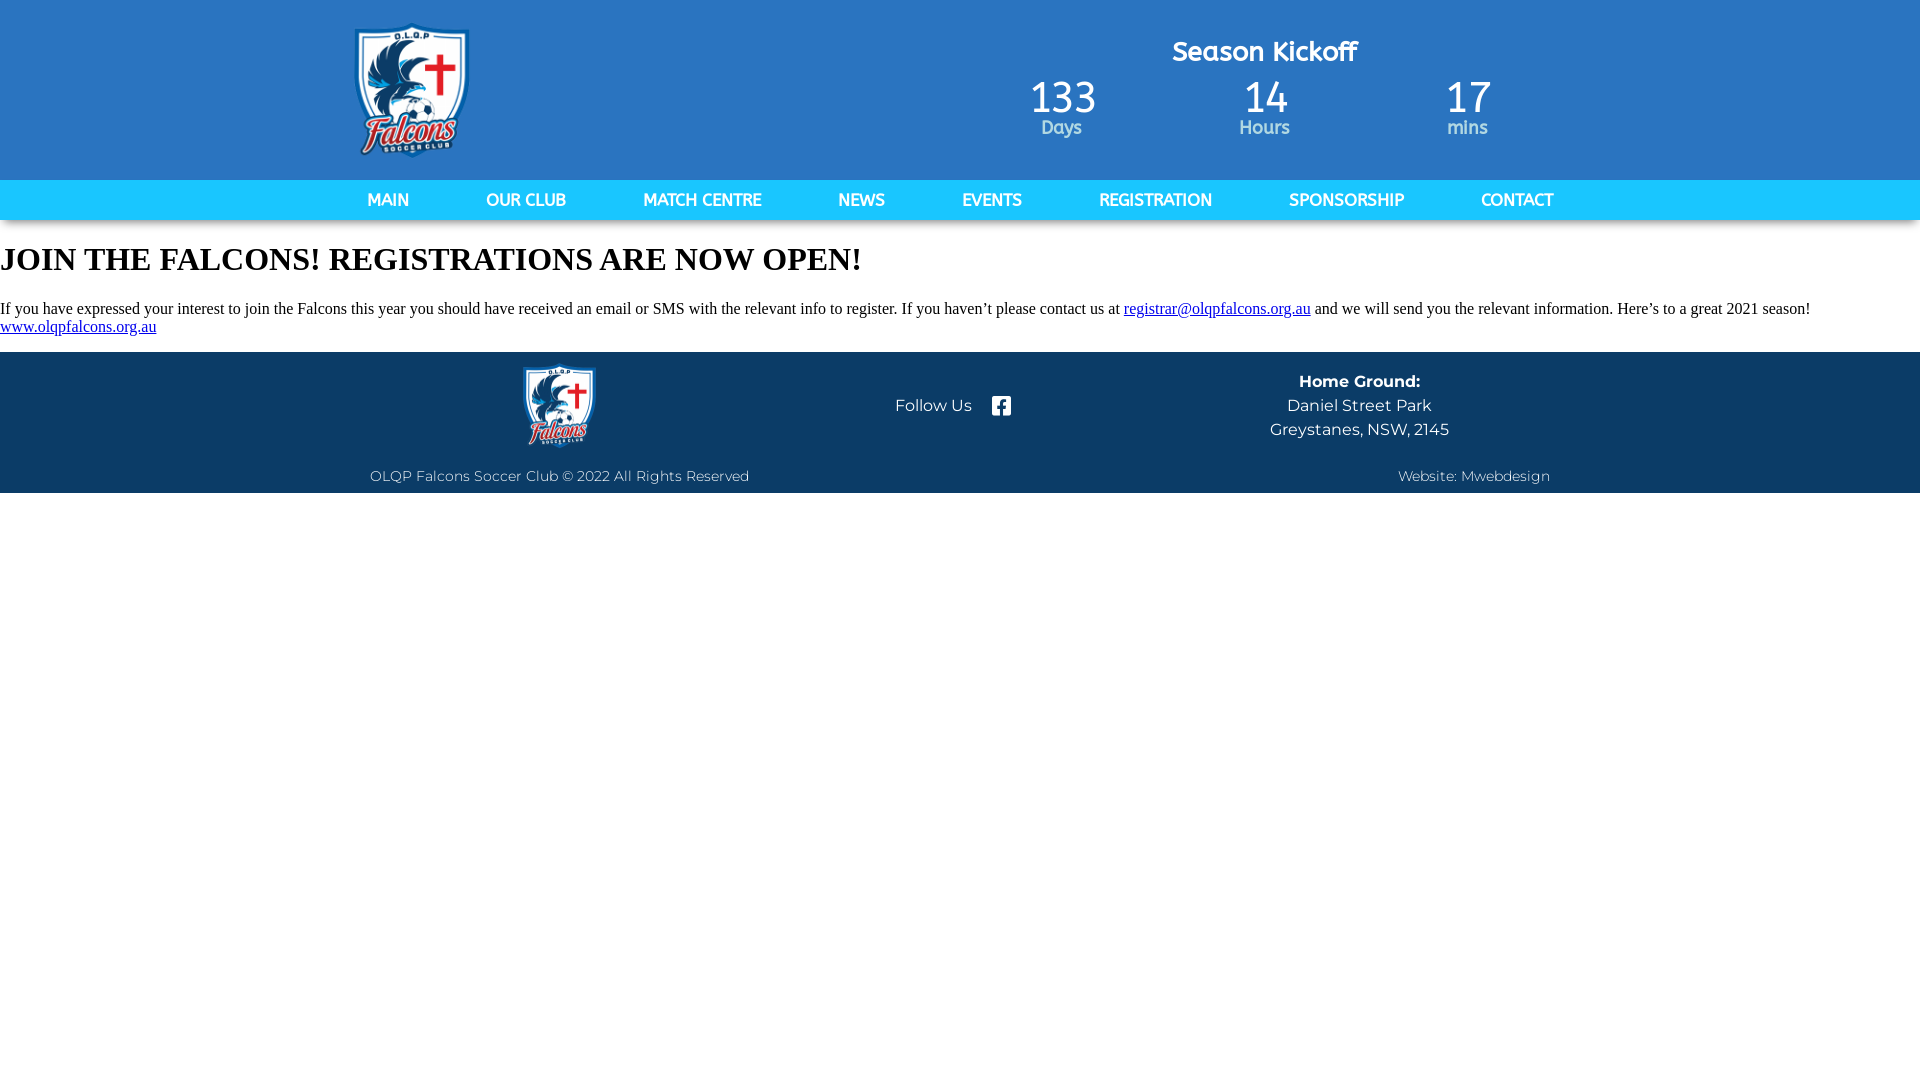 This screenshot has height=1080, width=1920. I want to click on 'Website: Mwebdesign', so click(1473, 475).